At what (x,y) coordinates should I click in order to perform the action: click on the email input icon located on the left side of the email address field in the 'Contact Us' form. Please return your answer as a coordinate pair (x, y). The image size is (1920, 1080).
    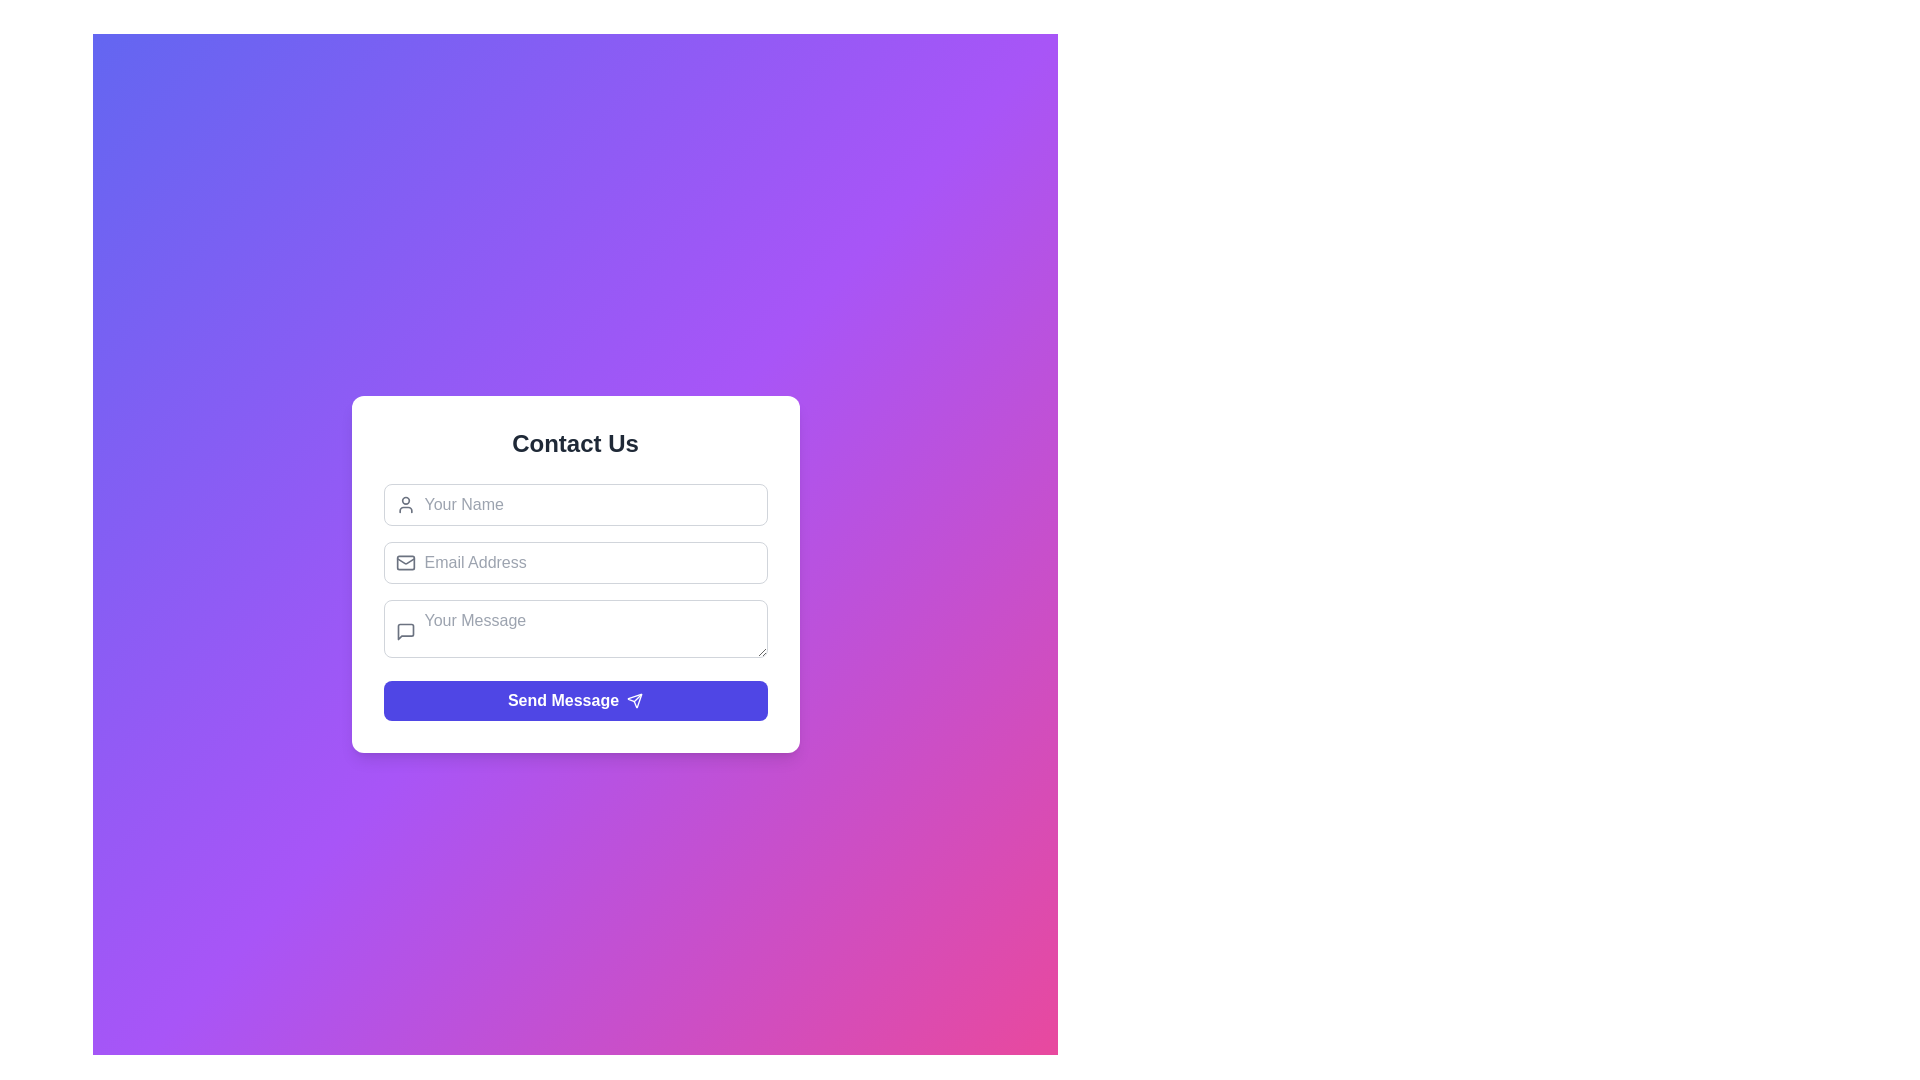
    Looking at the image, I should click on (404, 562).